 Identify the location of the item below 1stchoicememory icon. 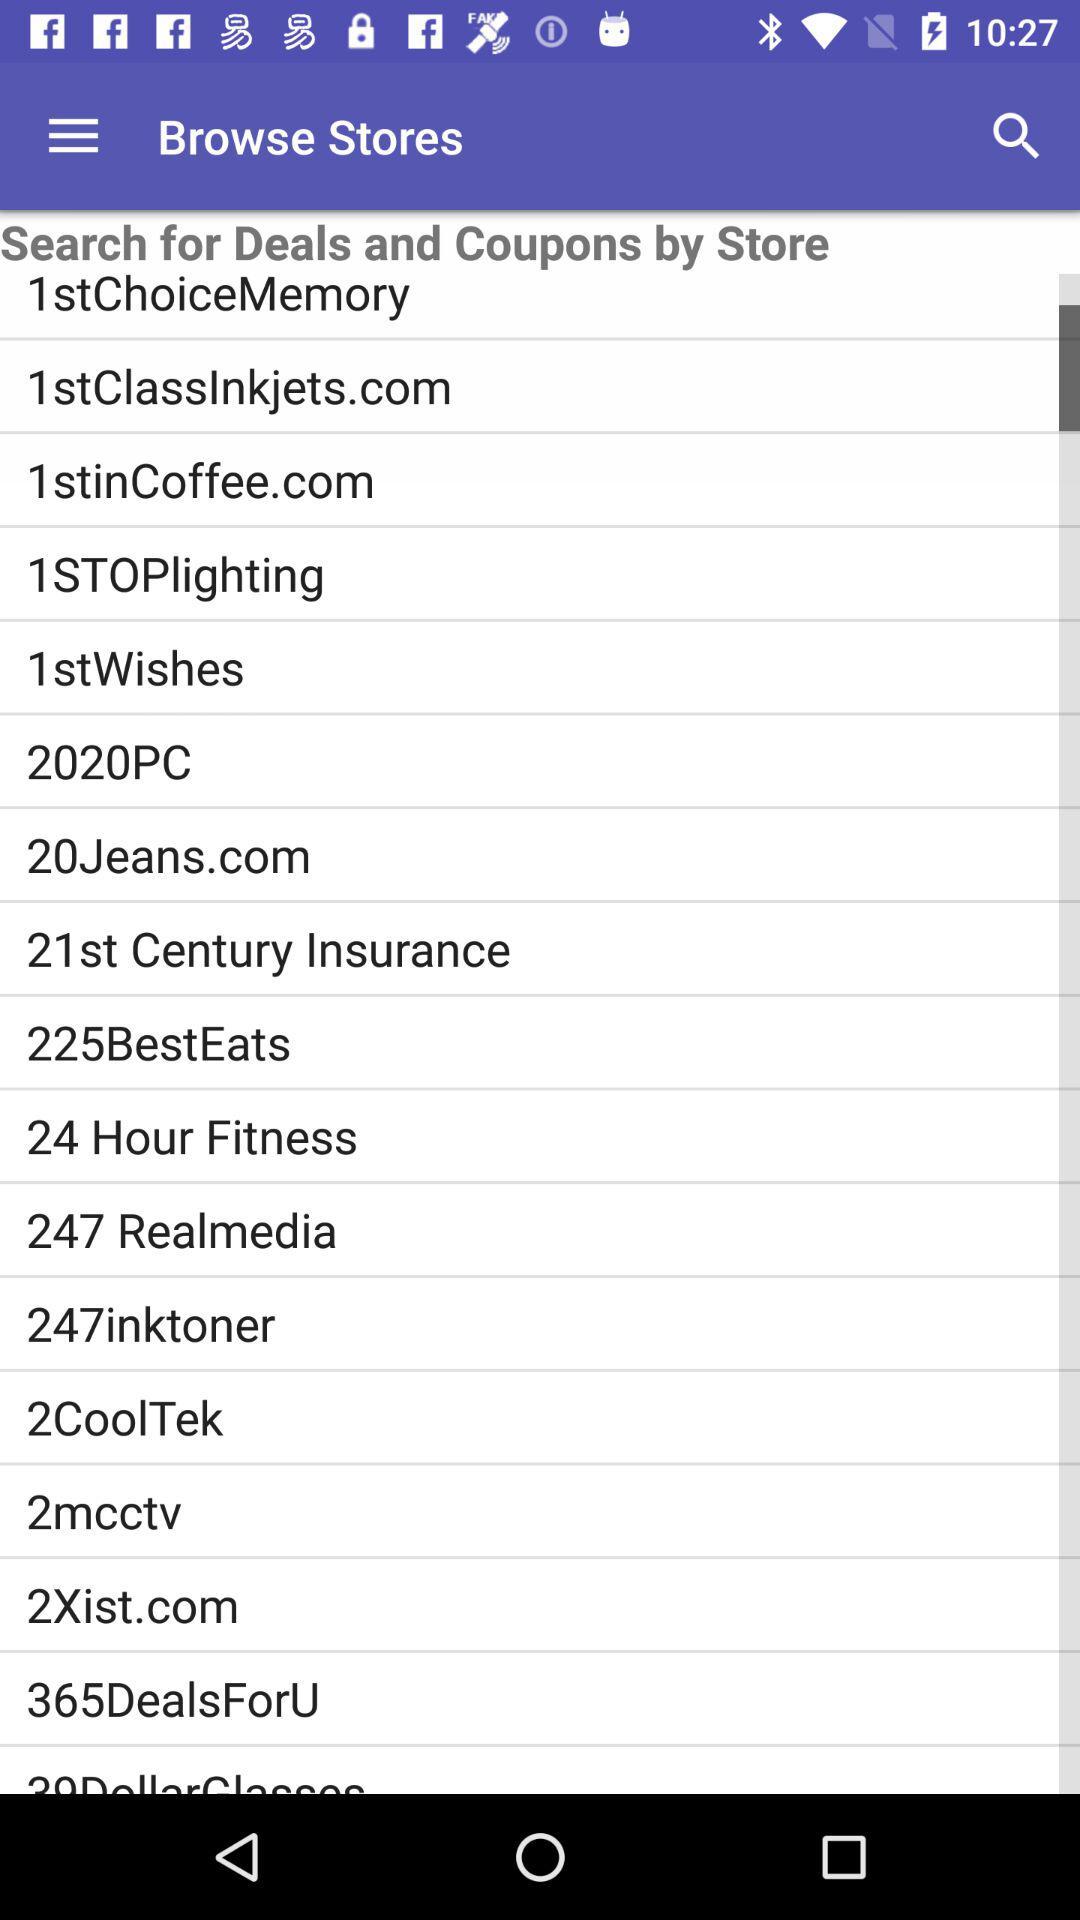
(553, 385).